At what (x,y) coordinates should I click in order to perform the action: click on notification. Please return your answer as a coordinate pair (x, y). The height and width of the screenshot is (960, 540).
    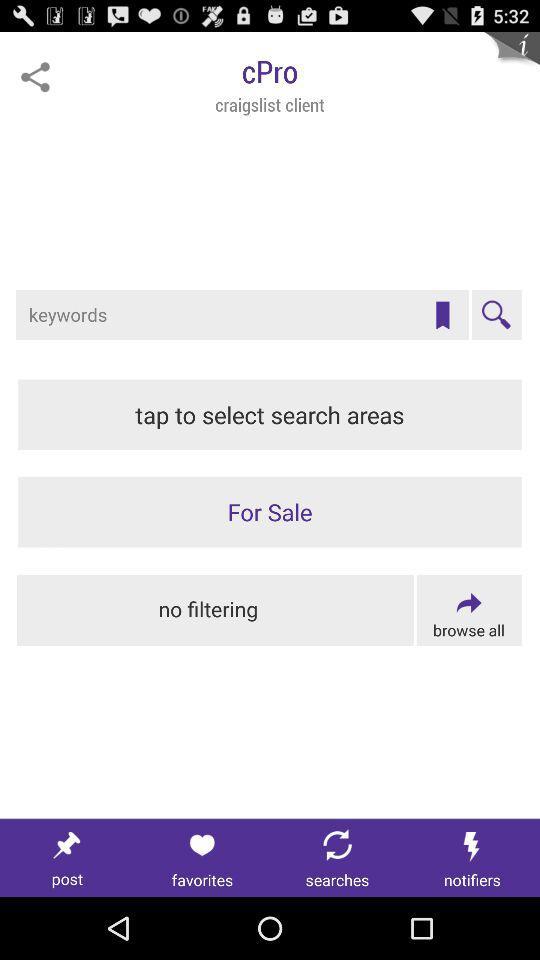
    Looking at the image, I should click on (472, 857).